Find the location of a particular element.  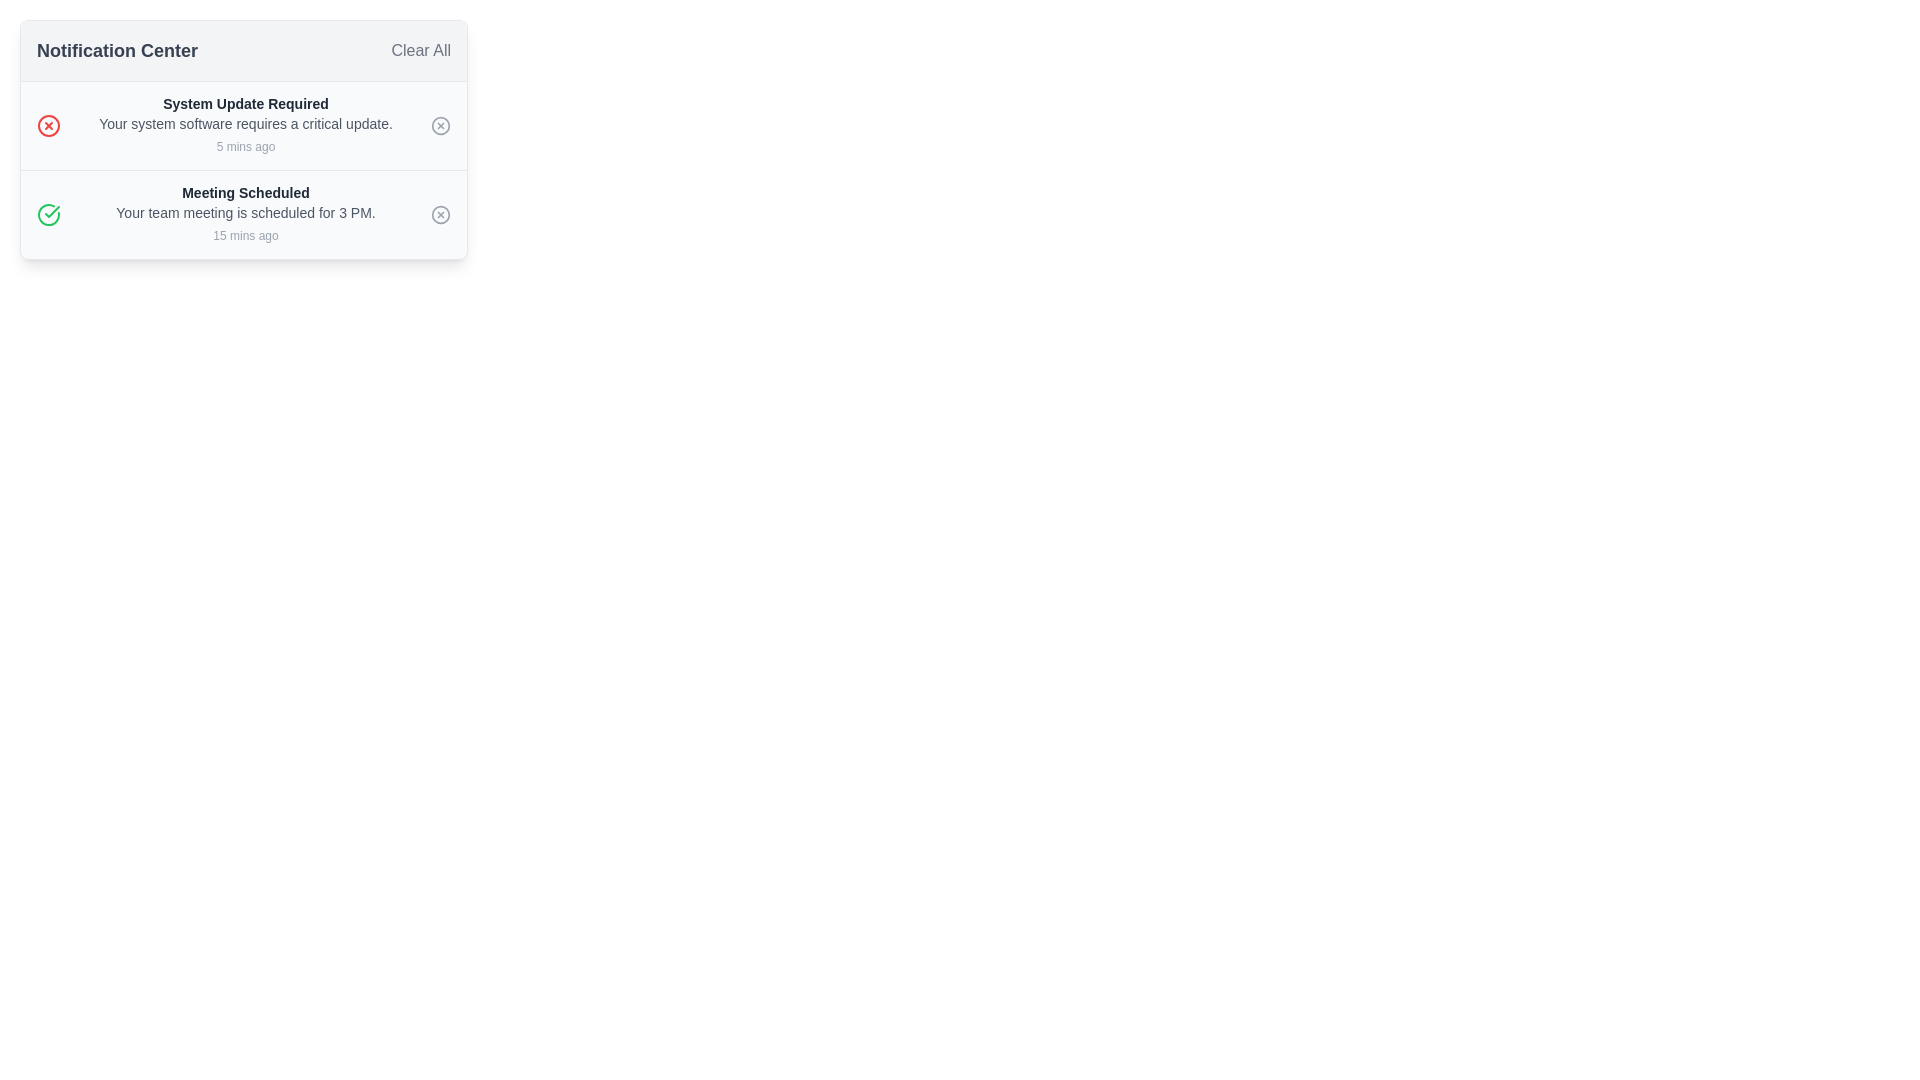

the 'Meeting Scheduled' text label, which is displayed in bold, small dark gray font and is centrally aligned within the notification card structure, positioned above the supplementary text and time information is located at coordinates (244, 192).